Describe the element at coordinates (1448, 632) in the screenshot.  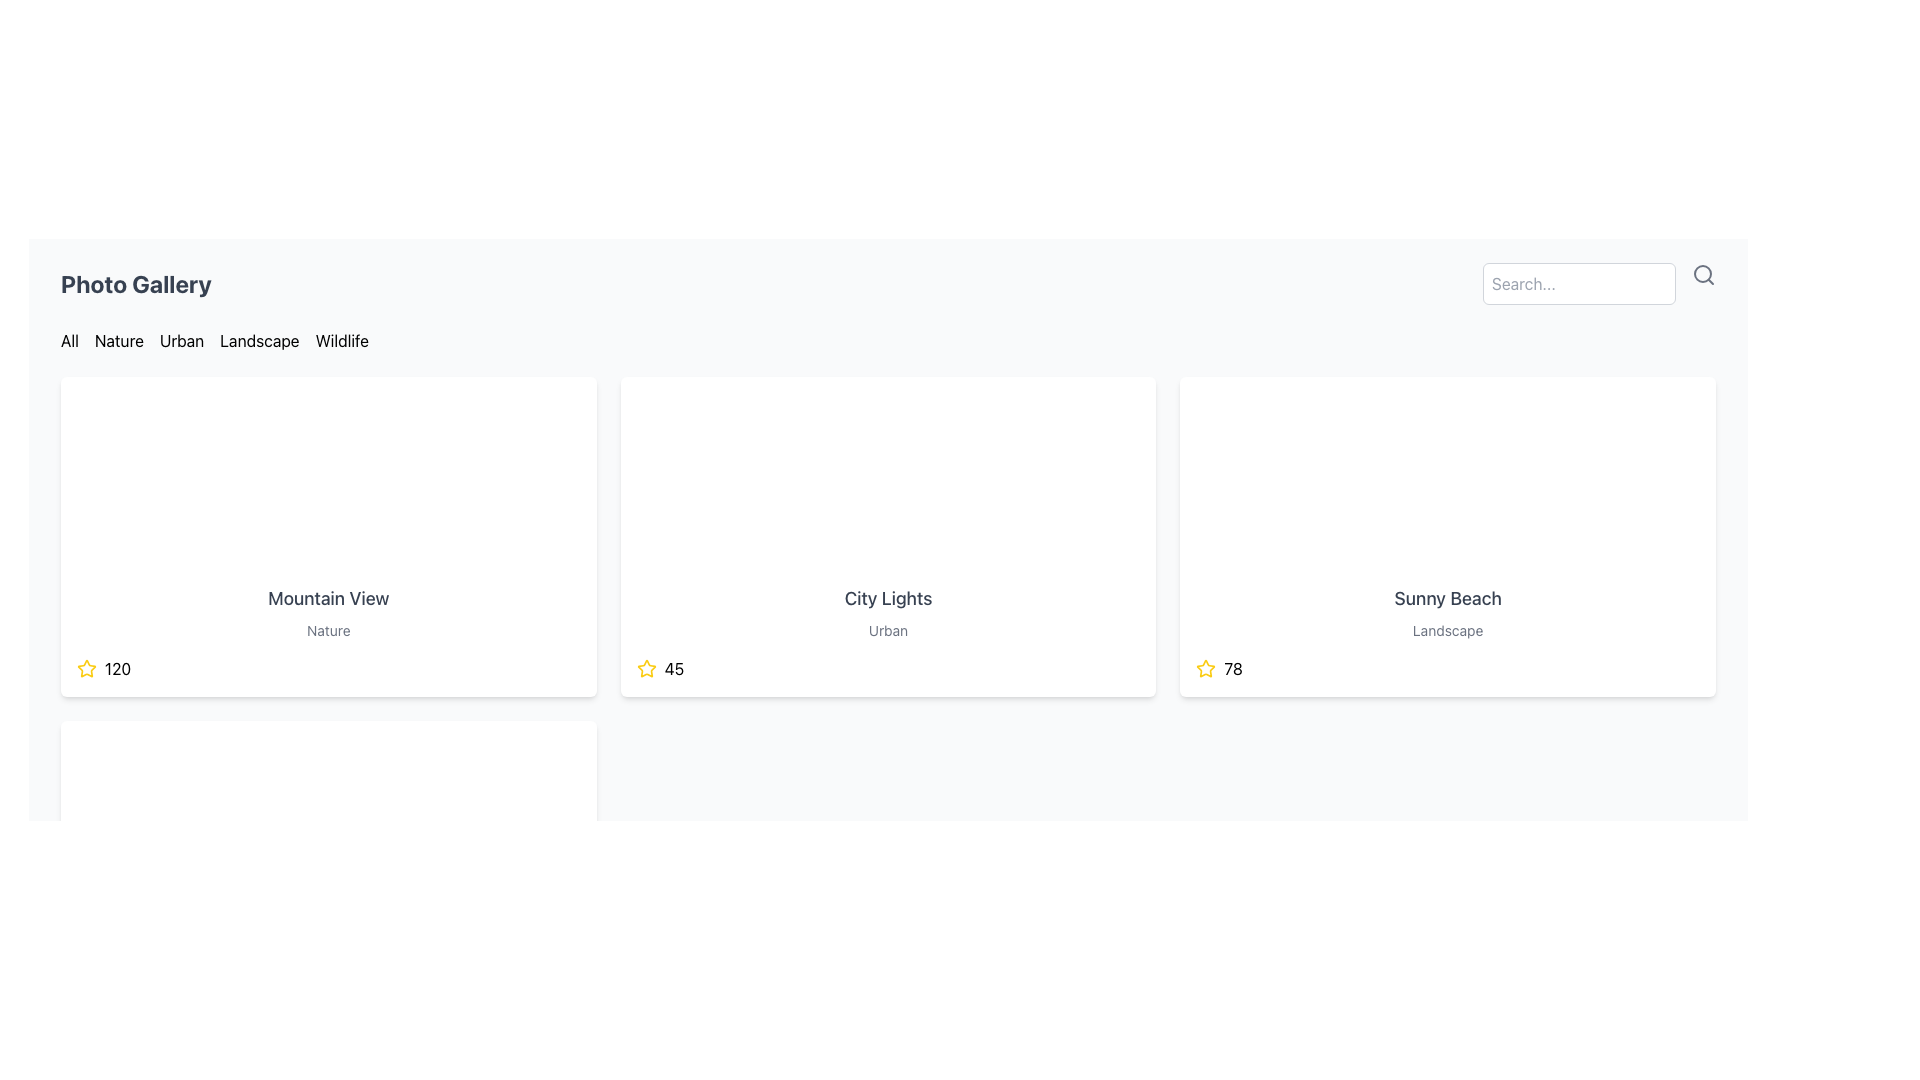
I see `the text display element that provides information about a photo or location, which includes its title, category, and rating, located in the lower section of the third card in a horizontally arranged grid` at that location.